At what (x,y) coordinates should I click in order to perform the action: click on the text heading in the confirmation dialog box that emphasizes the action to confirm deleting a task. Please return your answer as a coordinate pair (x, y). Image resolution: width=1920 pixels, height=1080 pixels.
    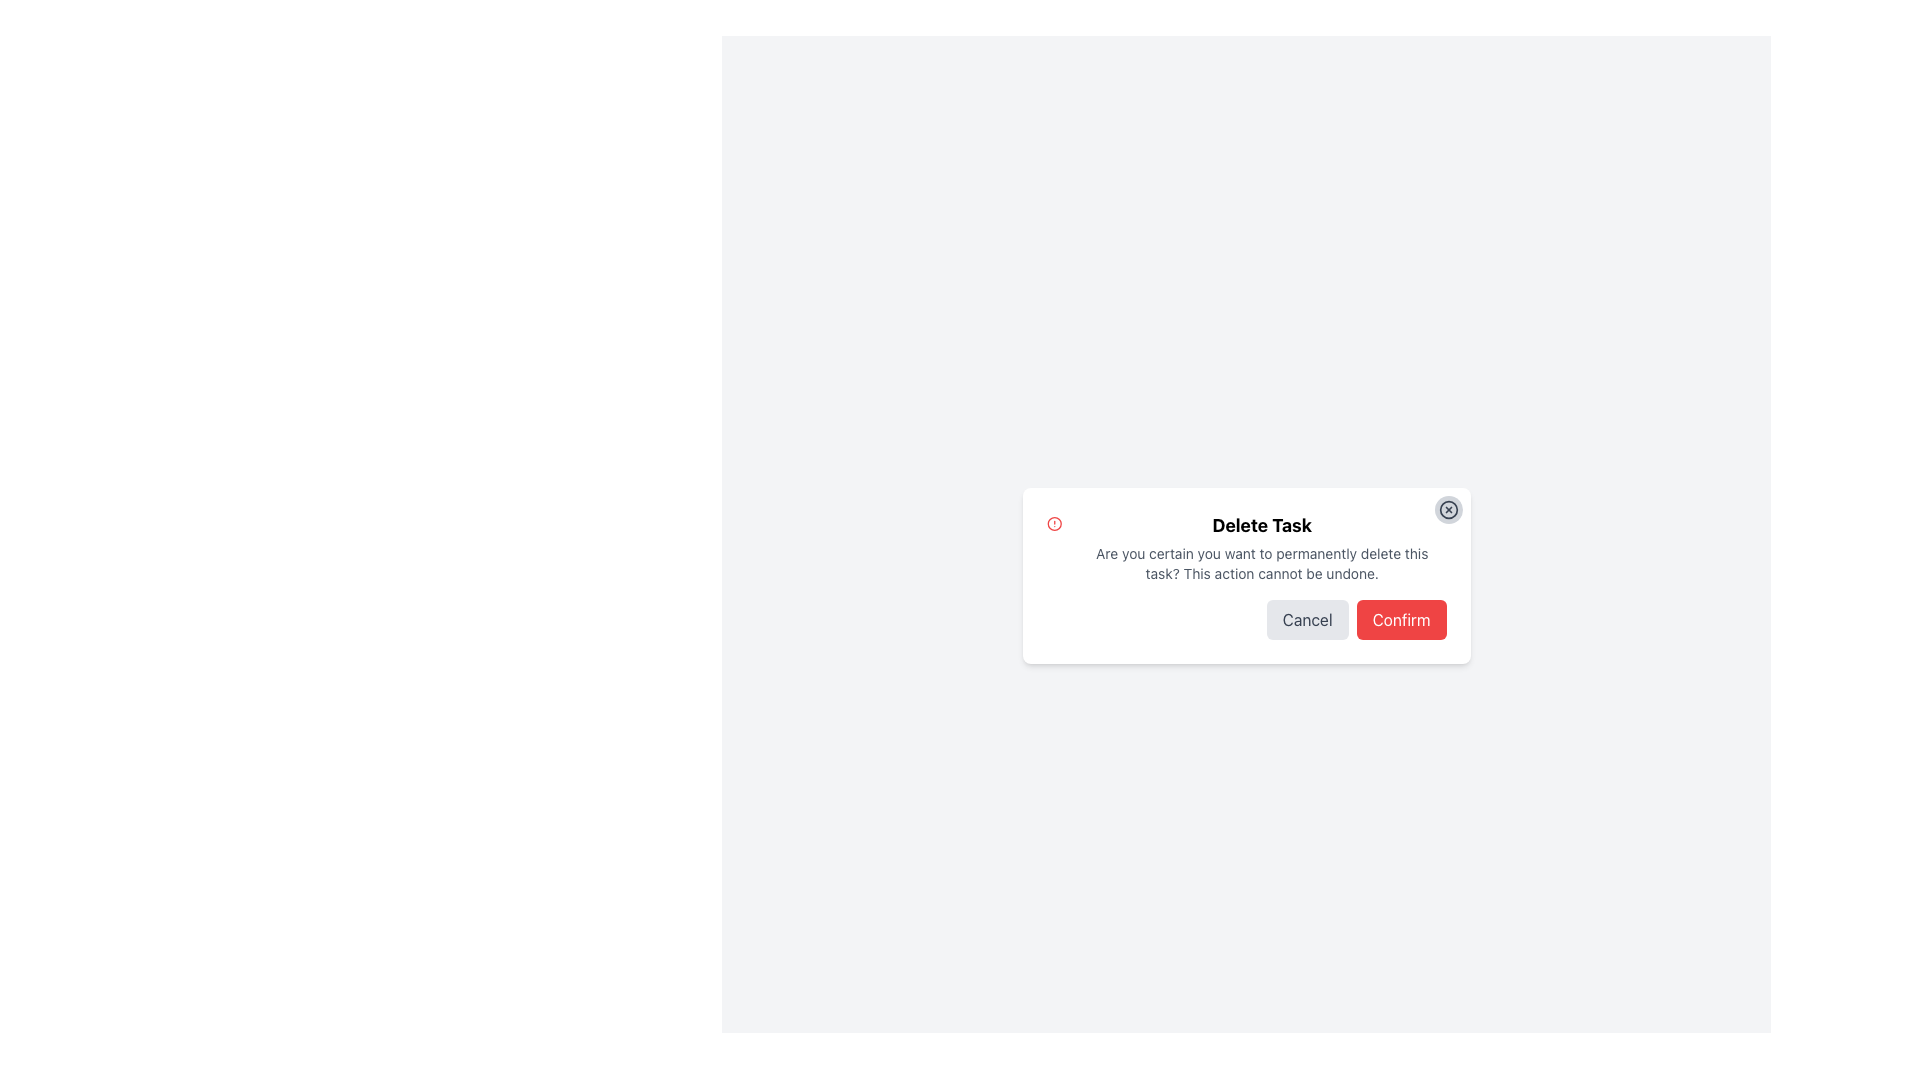
    Looking at the image, I should click on (1261, 524).